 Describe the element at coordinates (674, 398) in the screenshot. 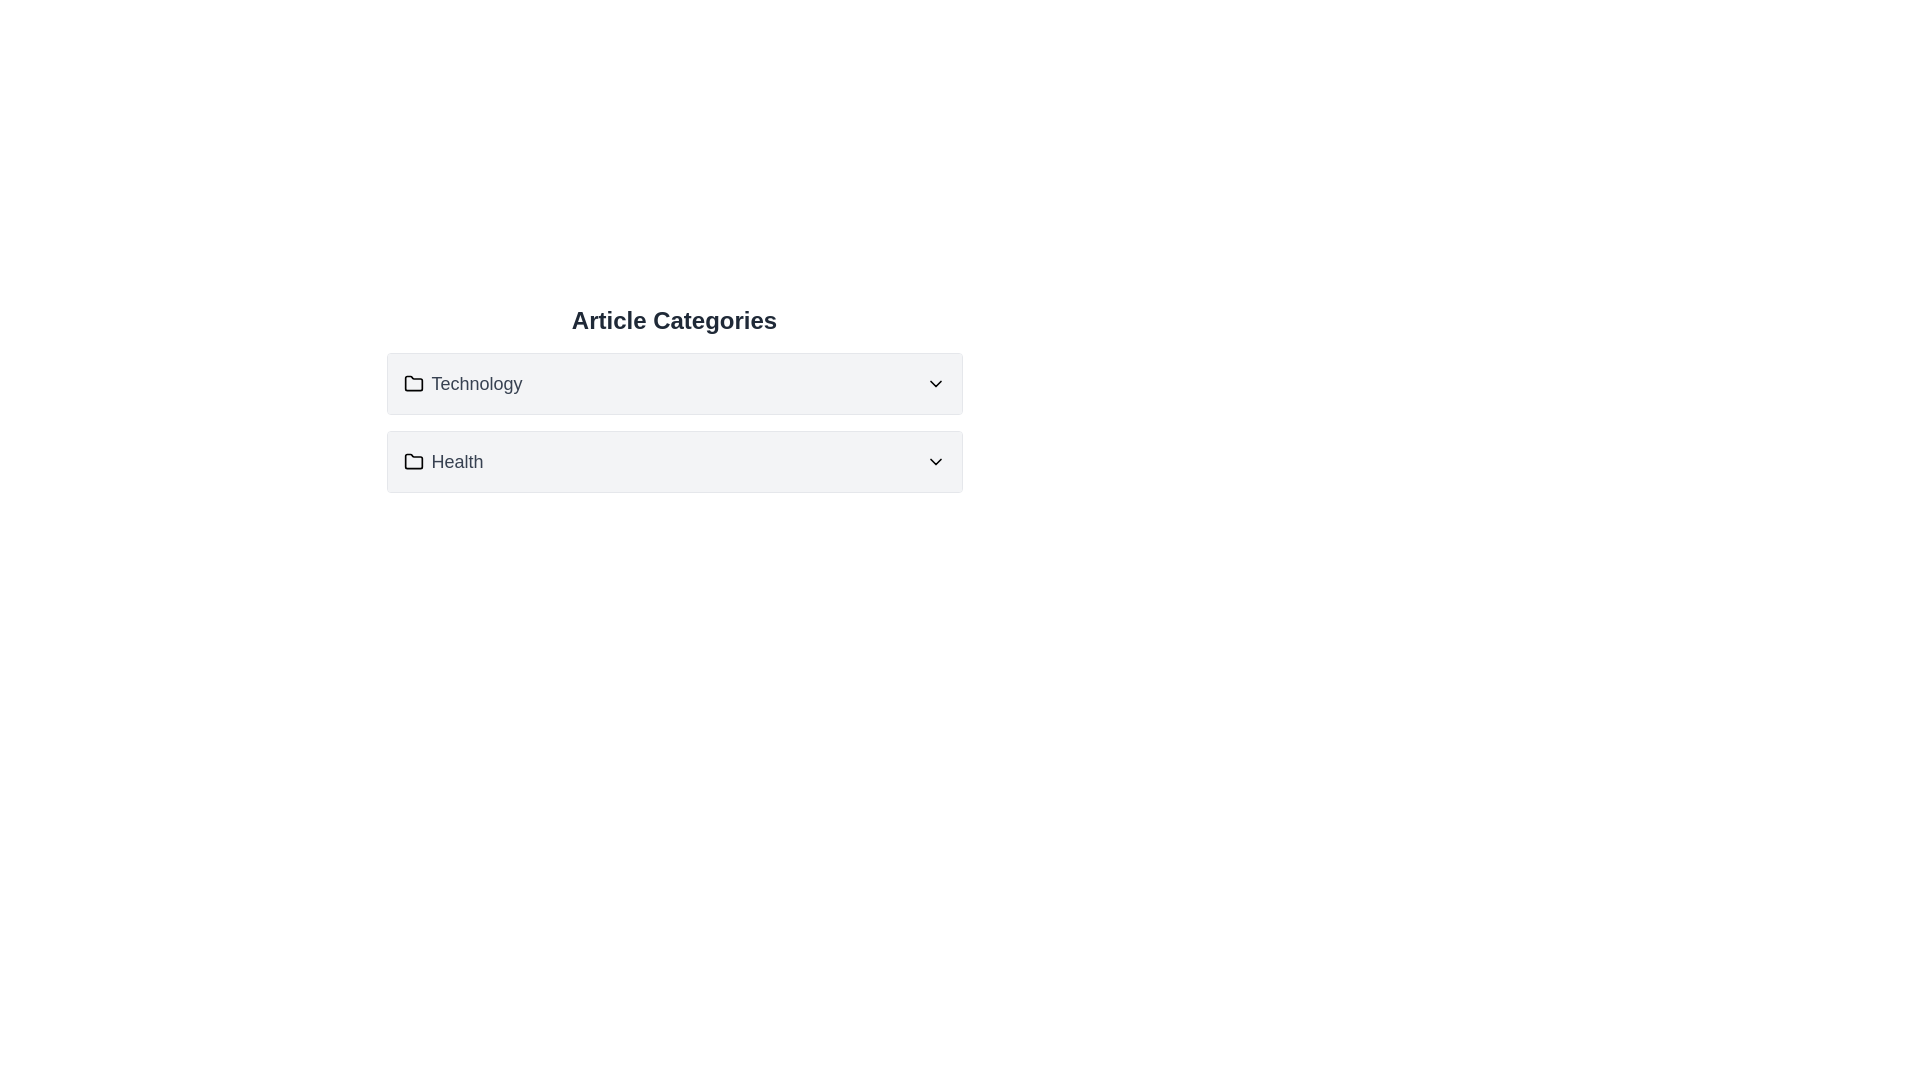

I see `the 'Technology' category in the 'Article Categories' section` at that location.